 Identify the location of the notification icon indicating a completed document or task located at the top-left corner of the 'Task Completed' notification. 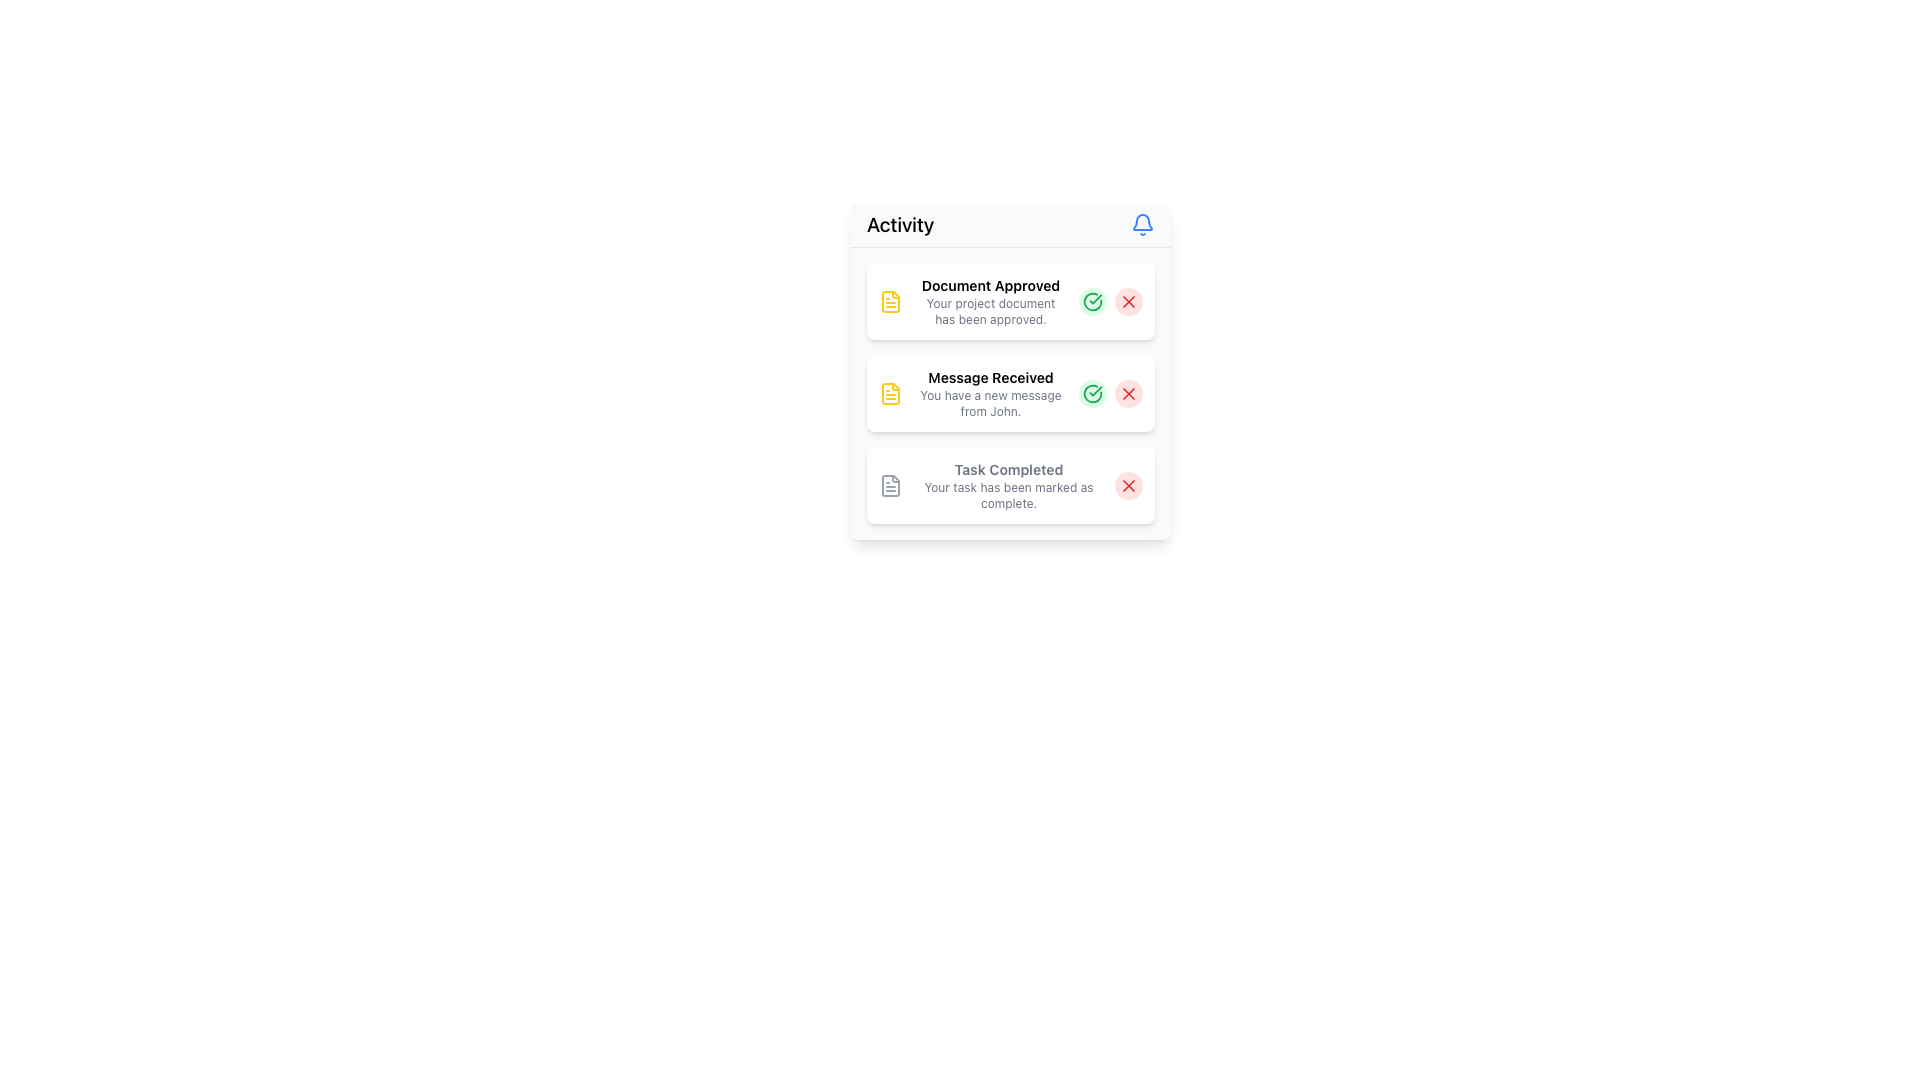
(890, 486).